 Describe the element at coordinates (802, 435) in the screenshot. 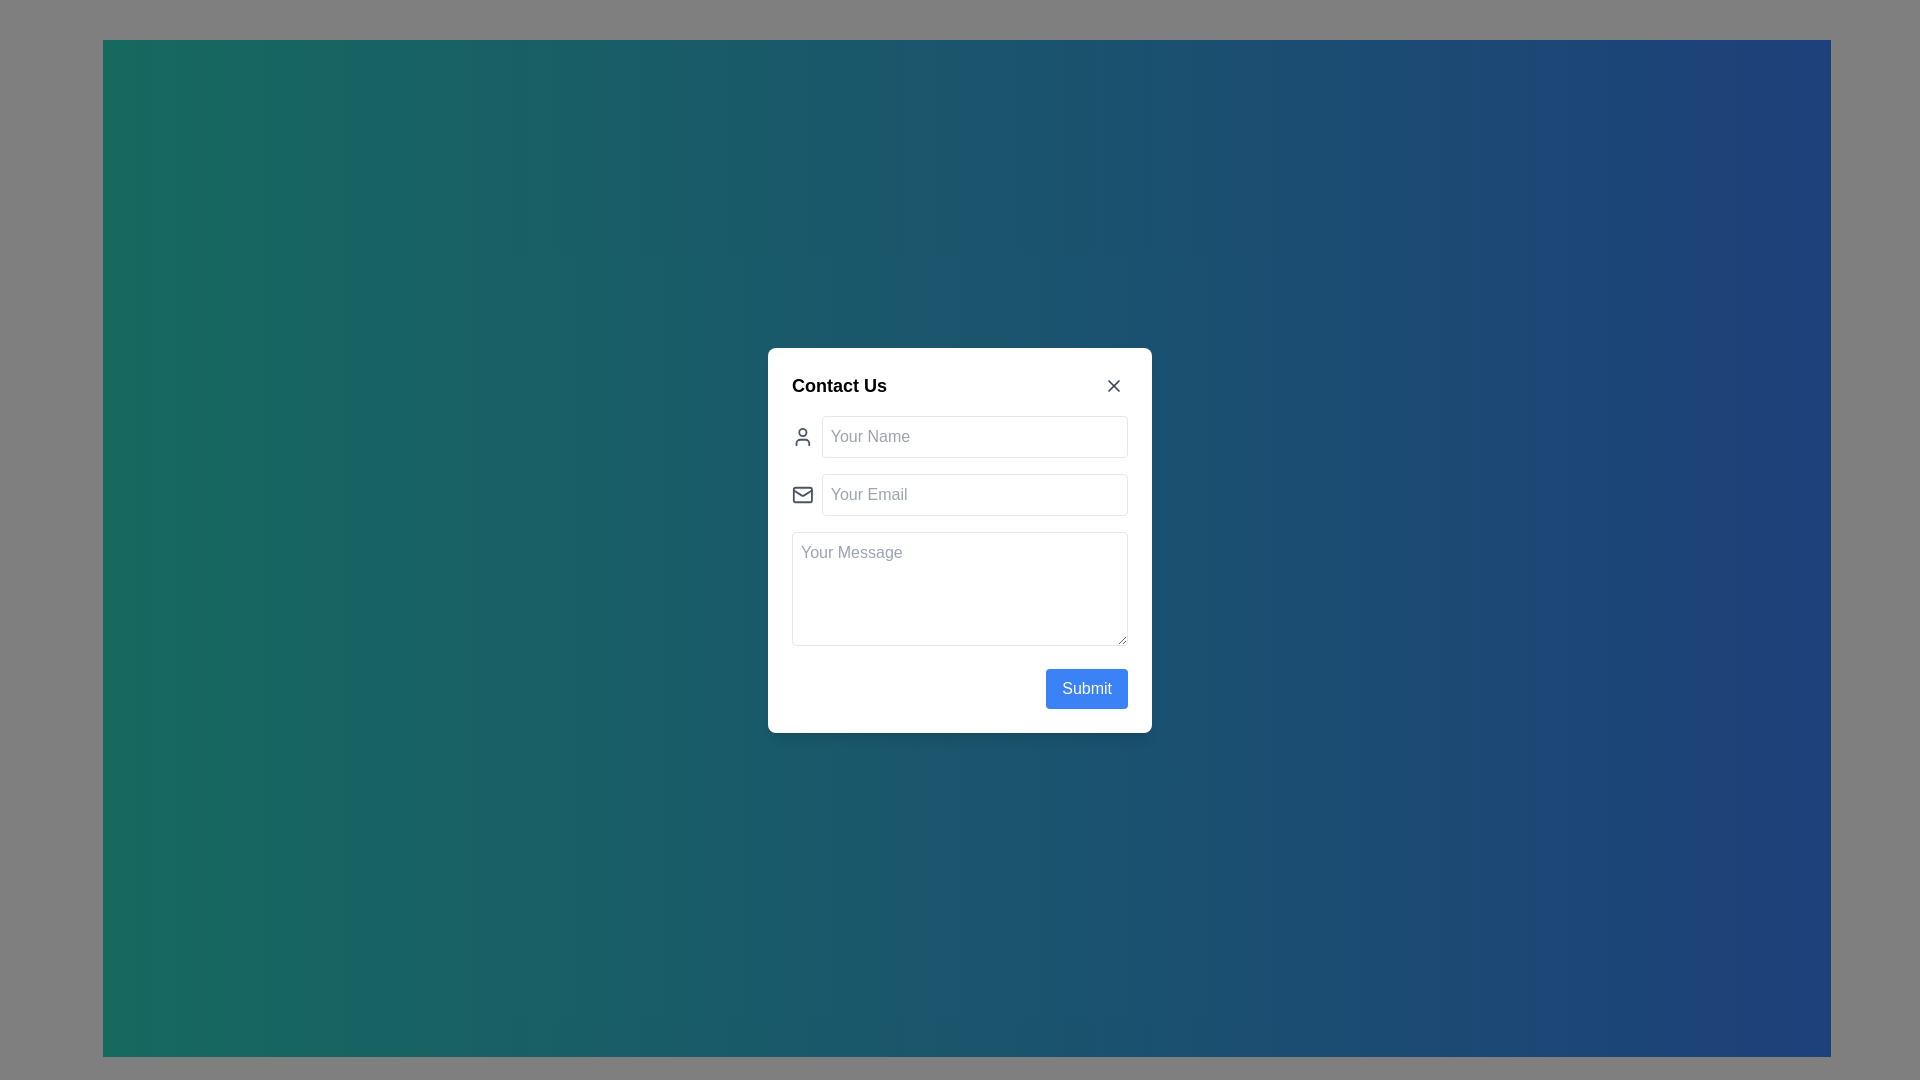

I see `the user icon, which is a line-art styled gray icon resembling a person's head and shoulders, located to the left of the 'Your Name' text input` at that location.